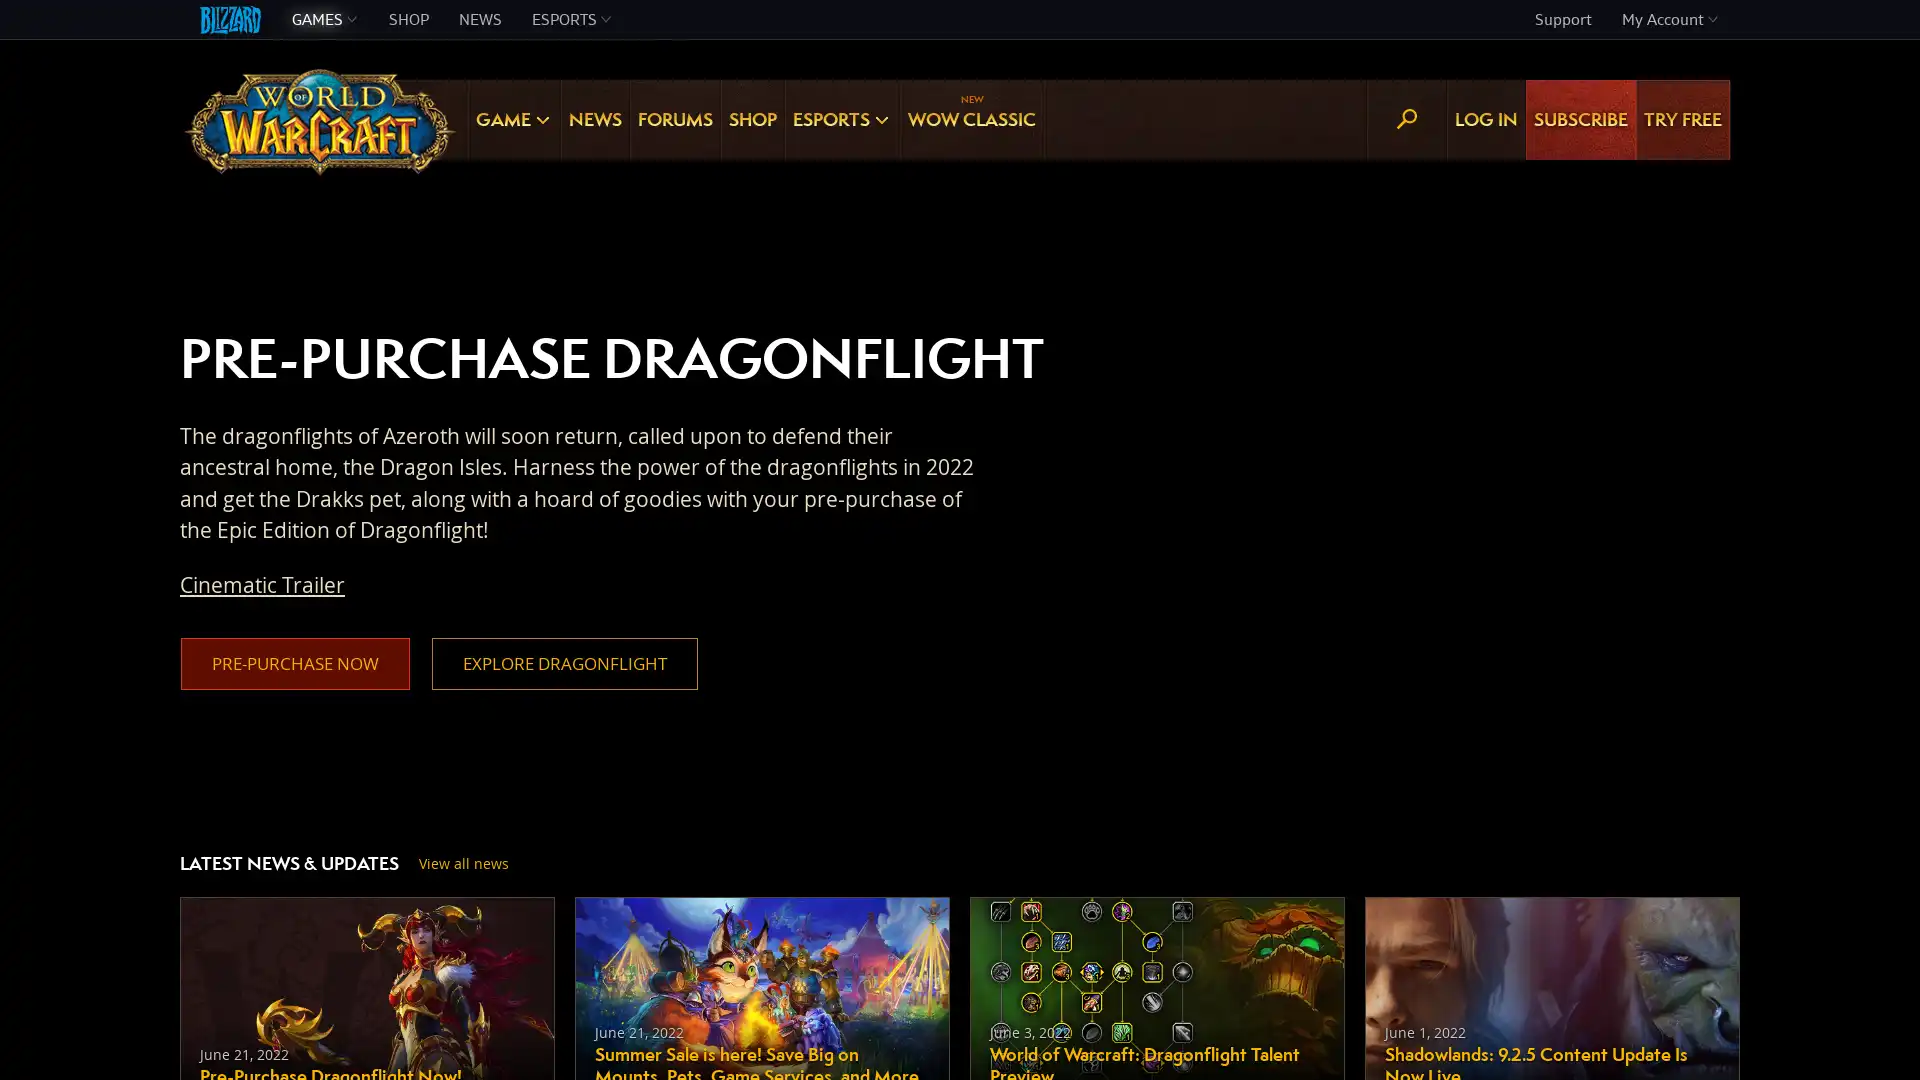 The image size is (1920, 1080). I want to click on Cinematic Trailer, so click(261, 584).